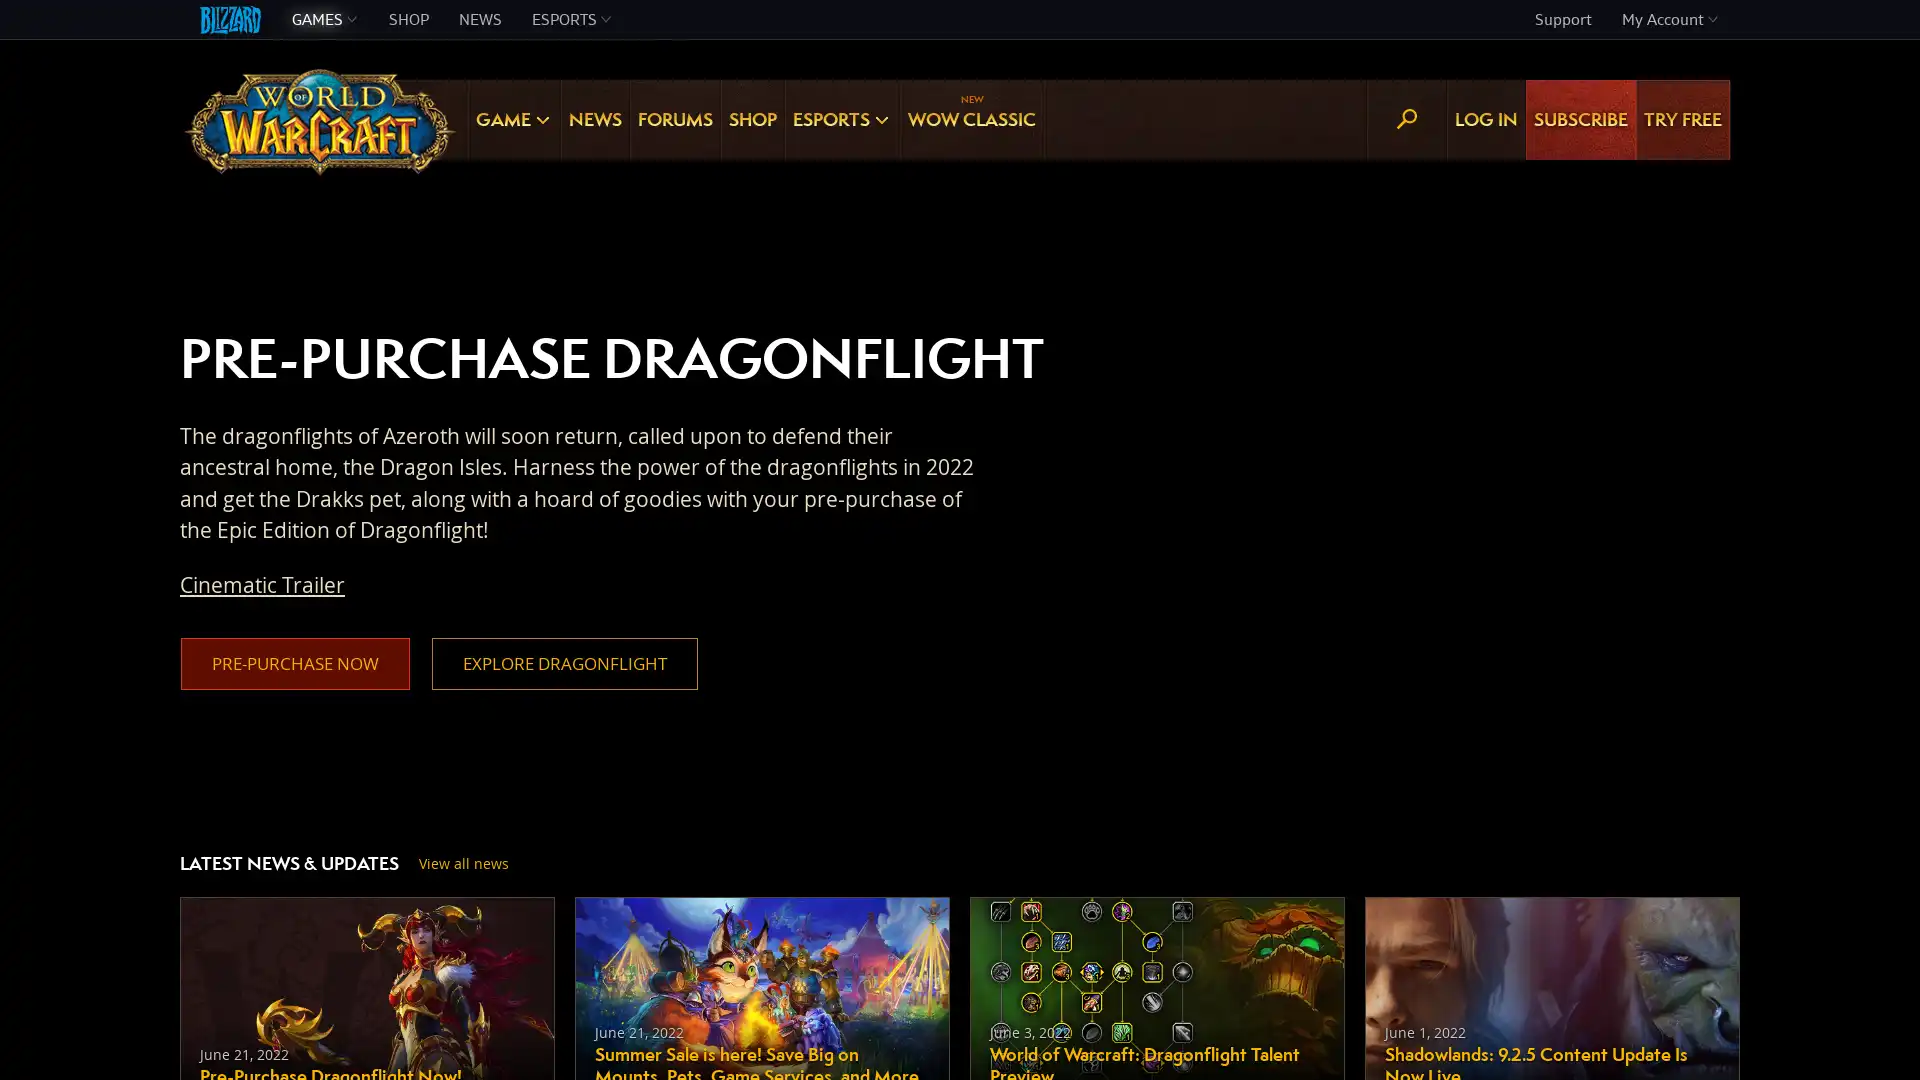 The image size is (1920, 1080). I want to click on Cinematic Trailer, so click(261, 584).